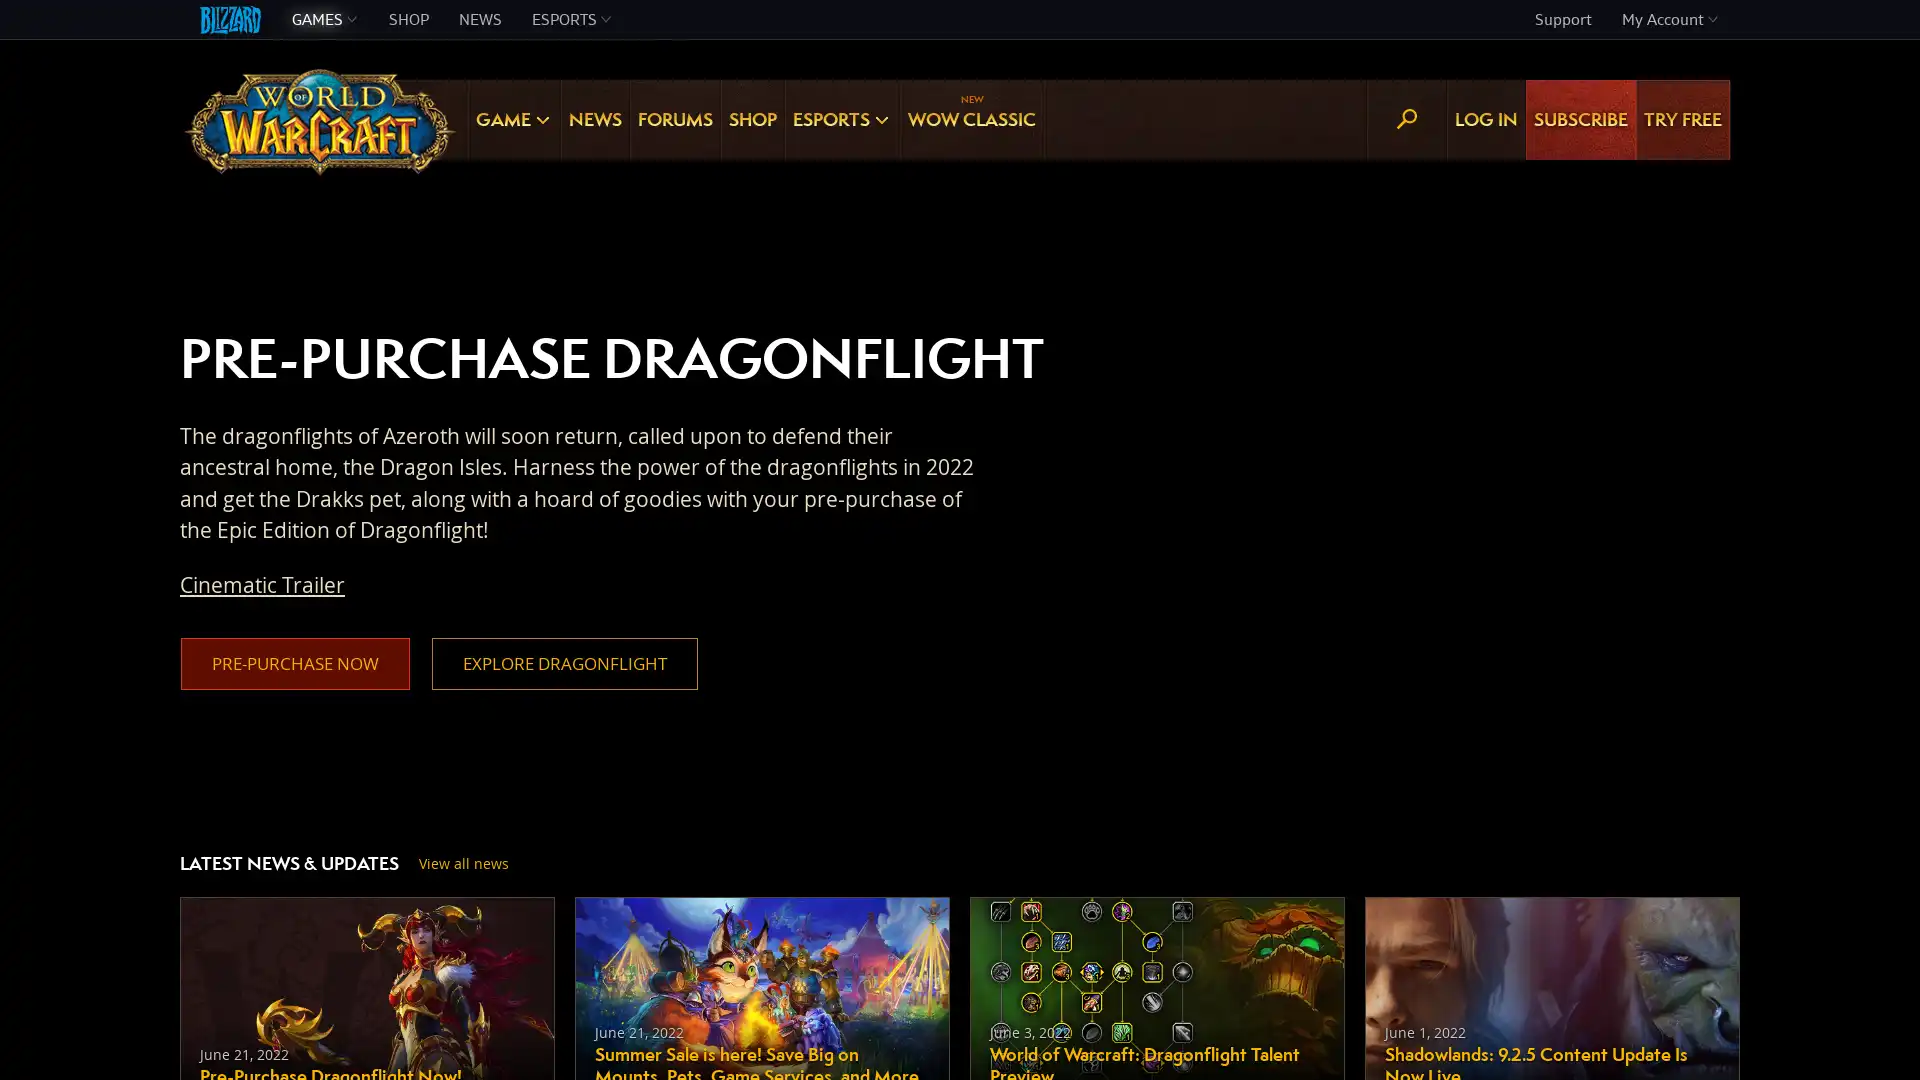 The image size is (1920, 1080). I want to click on Cinematic Trailer, so click(261, 584).